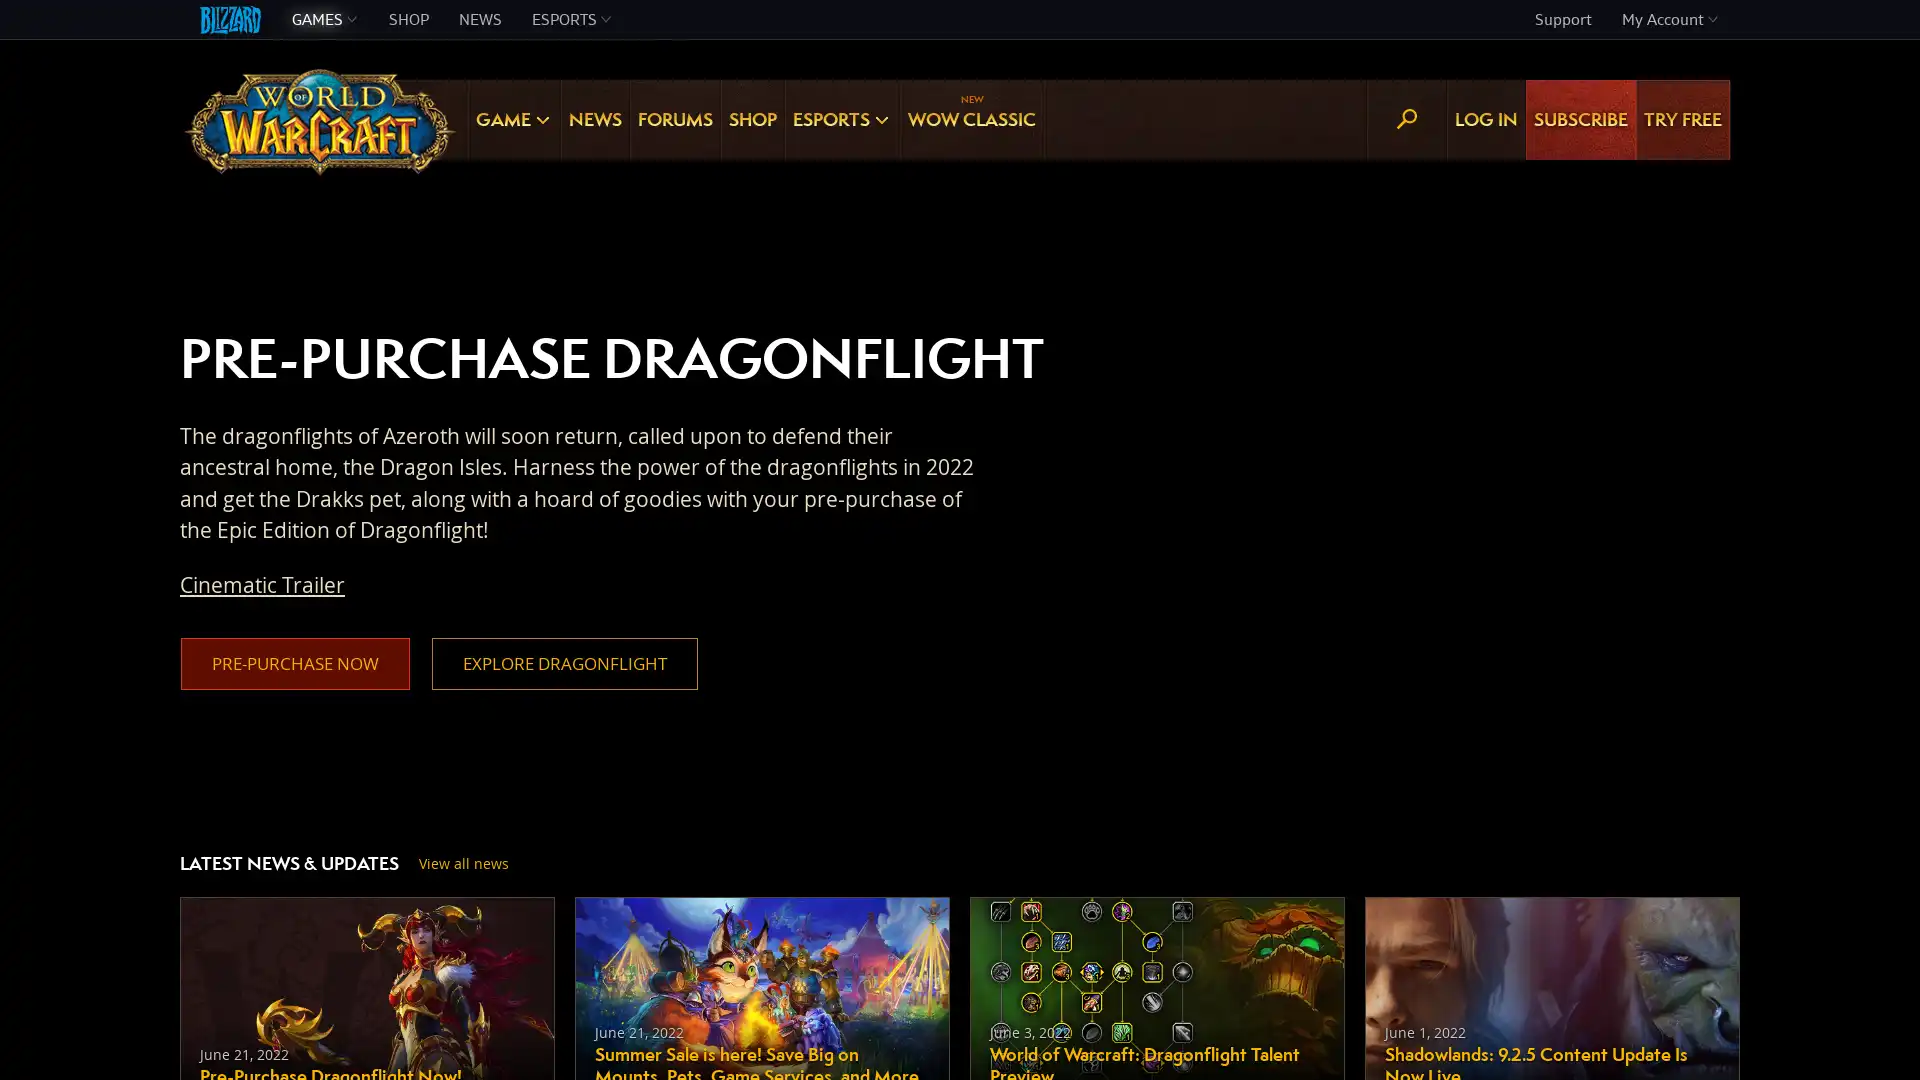 The image size is (1920, 1080). I want to click on Cinematic Trailer, so click(261, 584).